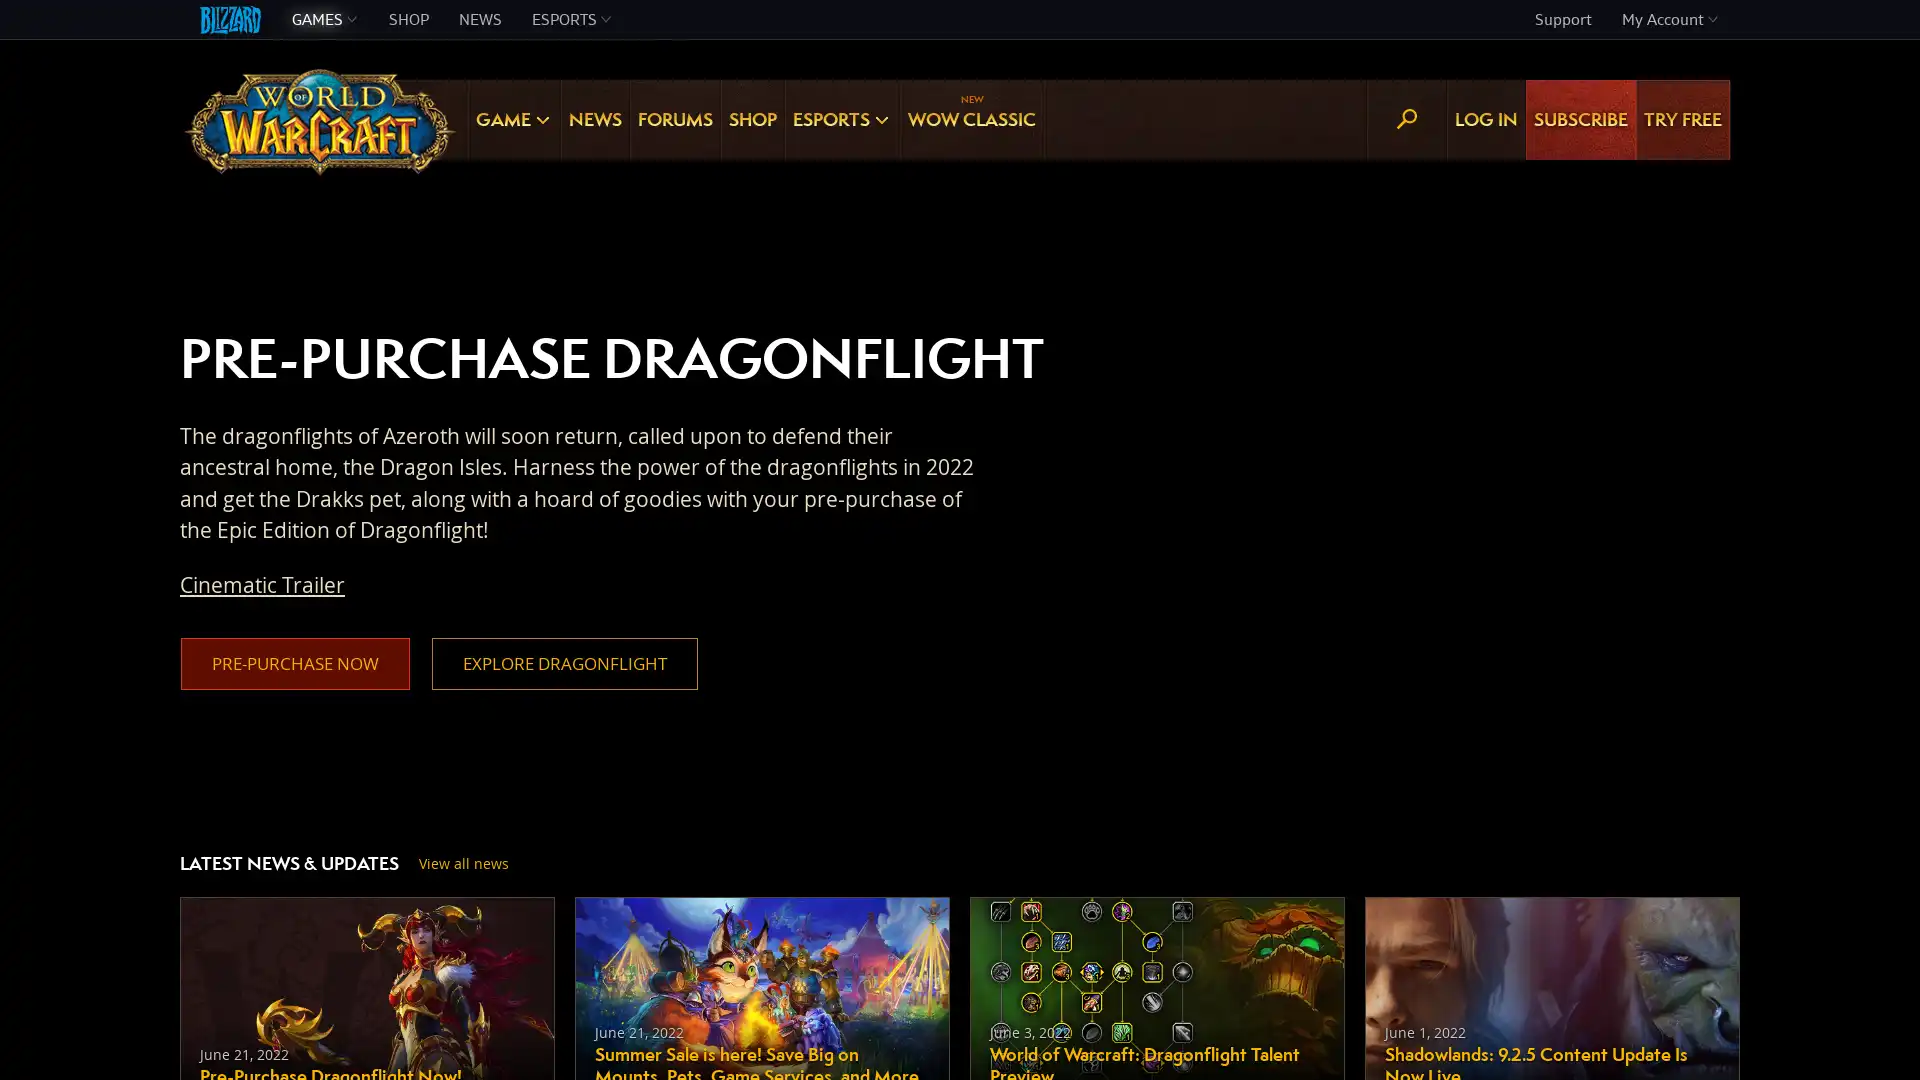 The image size is (1920, 1080). I want to click on Cinematic Trailer, so click(261, 584).